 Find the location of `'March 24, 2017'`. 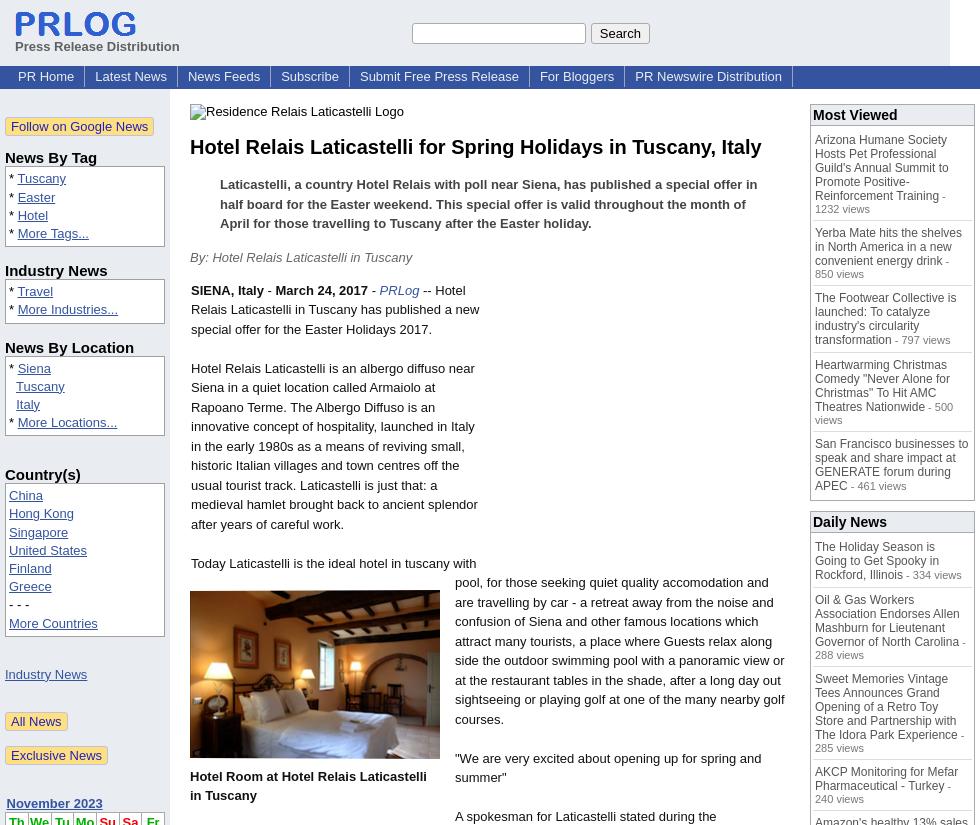

'March 24, 2017' is located at coordinates (321, 289).